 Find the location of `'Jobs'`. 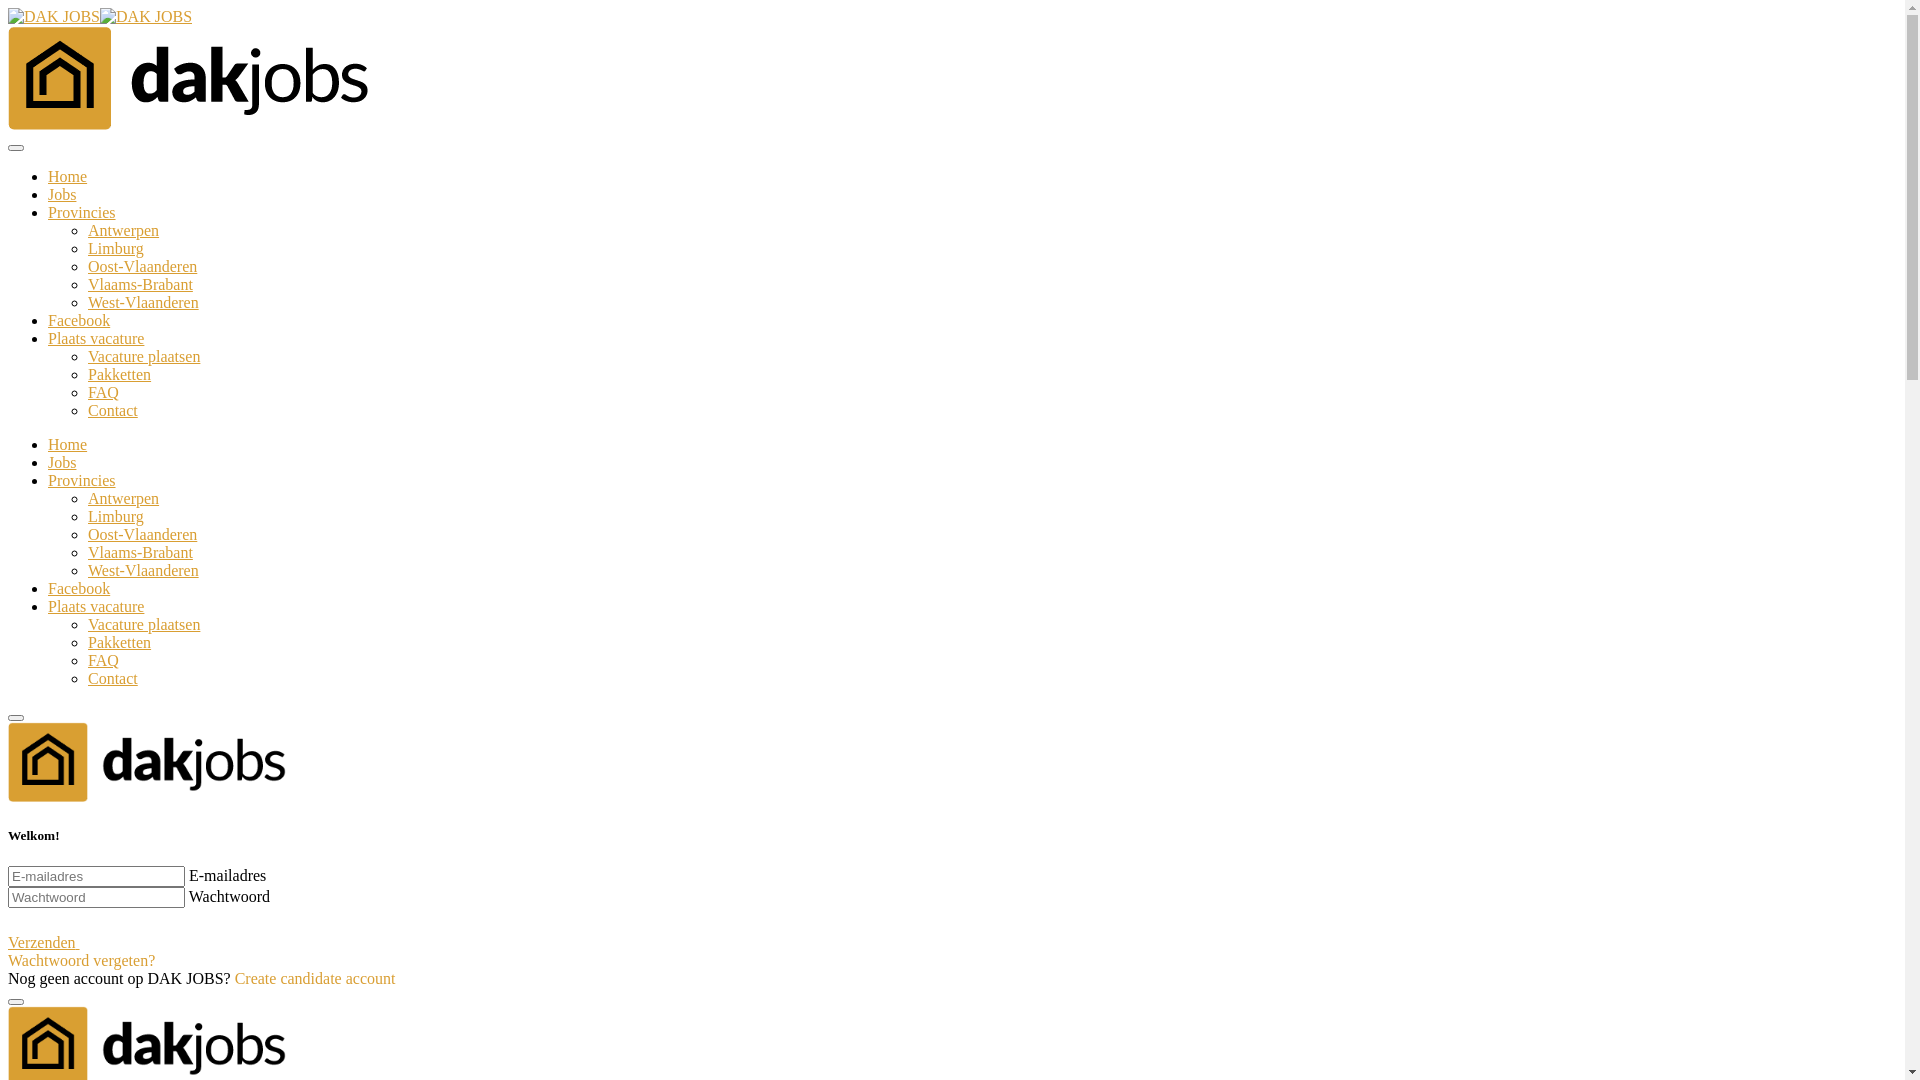

'Jobs' is located at coordinates (48, 462).